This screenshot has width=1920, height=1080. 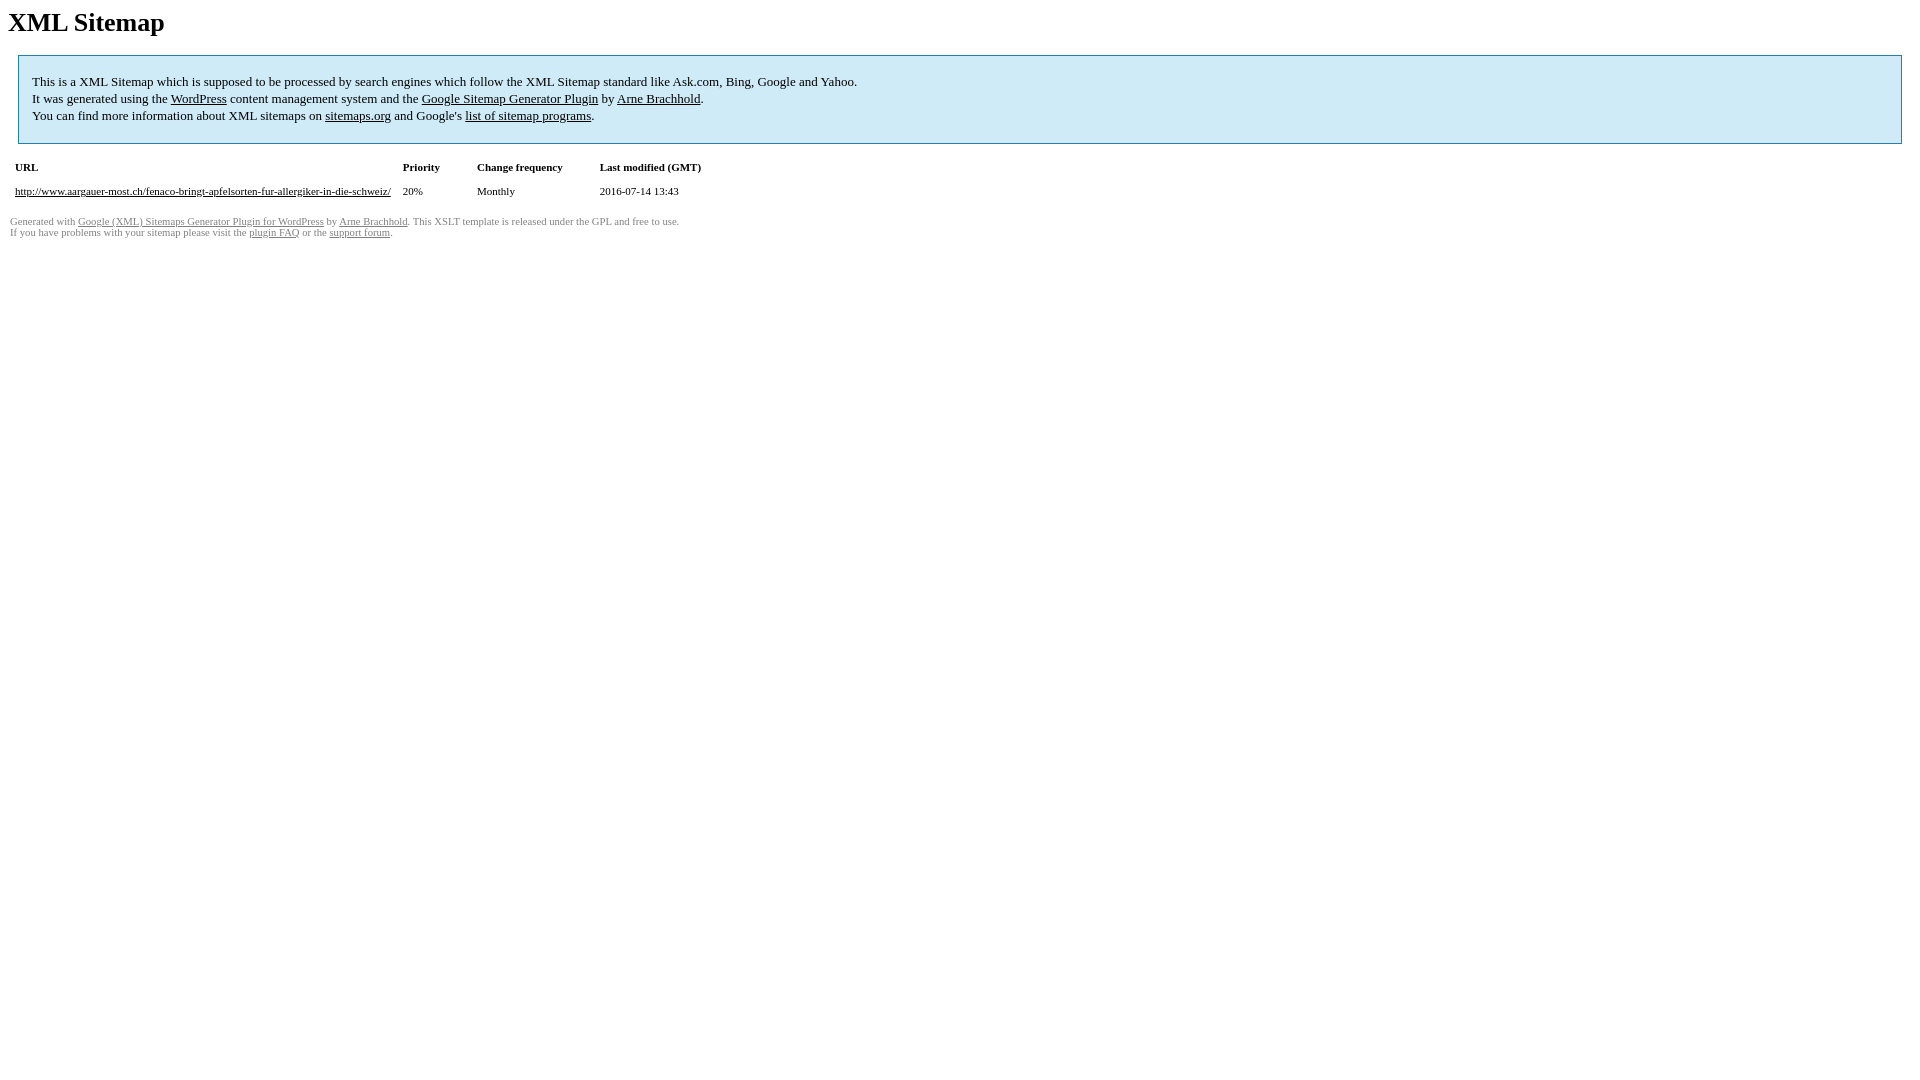 What do you see at coordinates (198, 98) in the screenshot?
I see `'WordPress'` at bounding box center [198, 98].